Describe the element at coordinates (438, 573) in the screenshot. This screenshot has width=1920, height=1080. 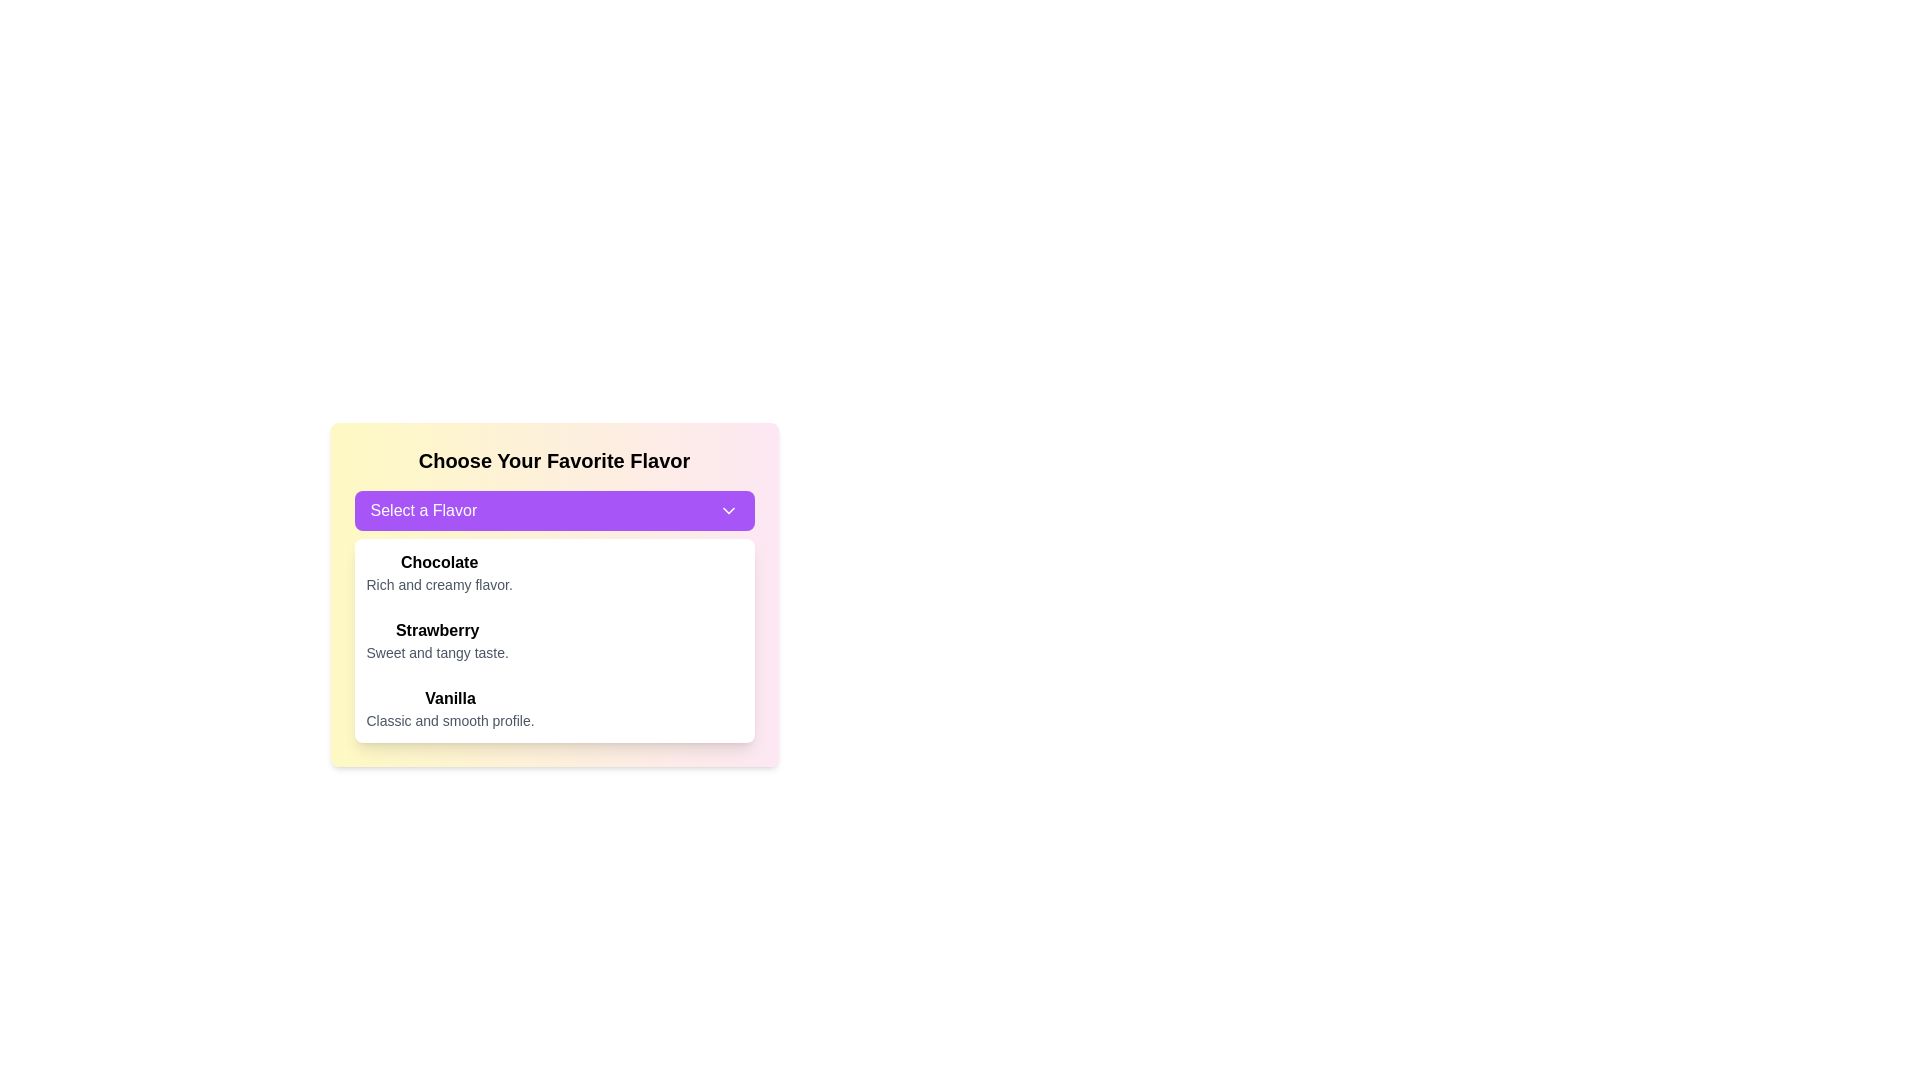
I see `on the first flavor option 'Chocolate' in the dropdown list under 'Select a Flavor' in the 'Choose Your Favorite Flavor' section` at that location.